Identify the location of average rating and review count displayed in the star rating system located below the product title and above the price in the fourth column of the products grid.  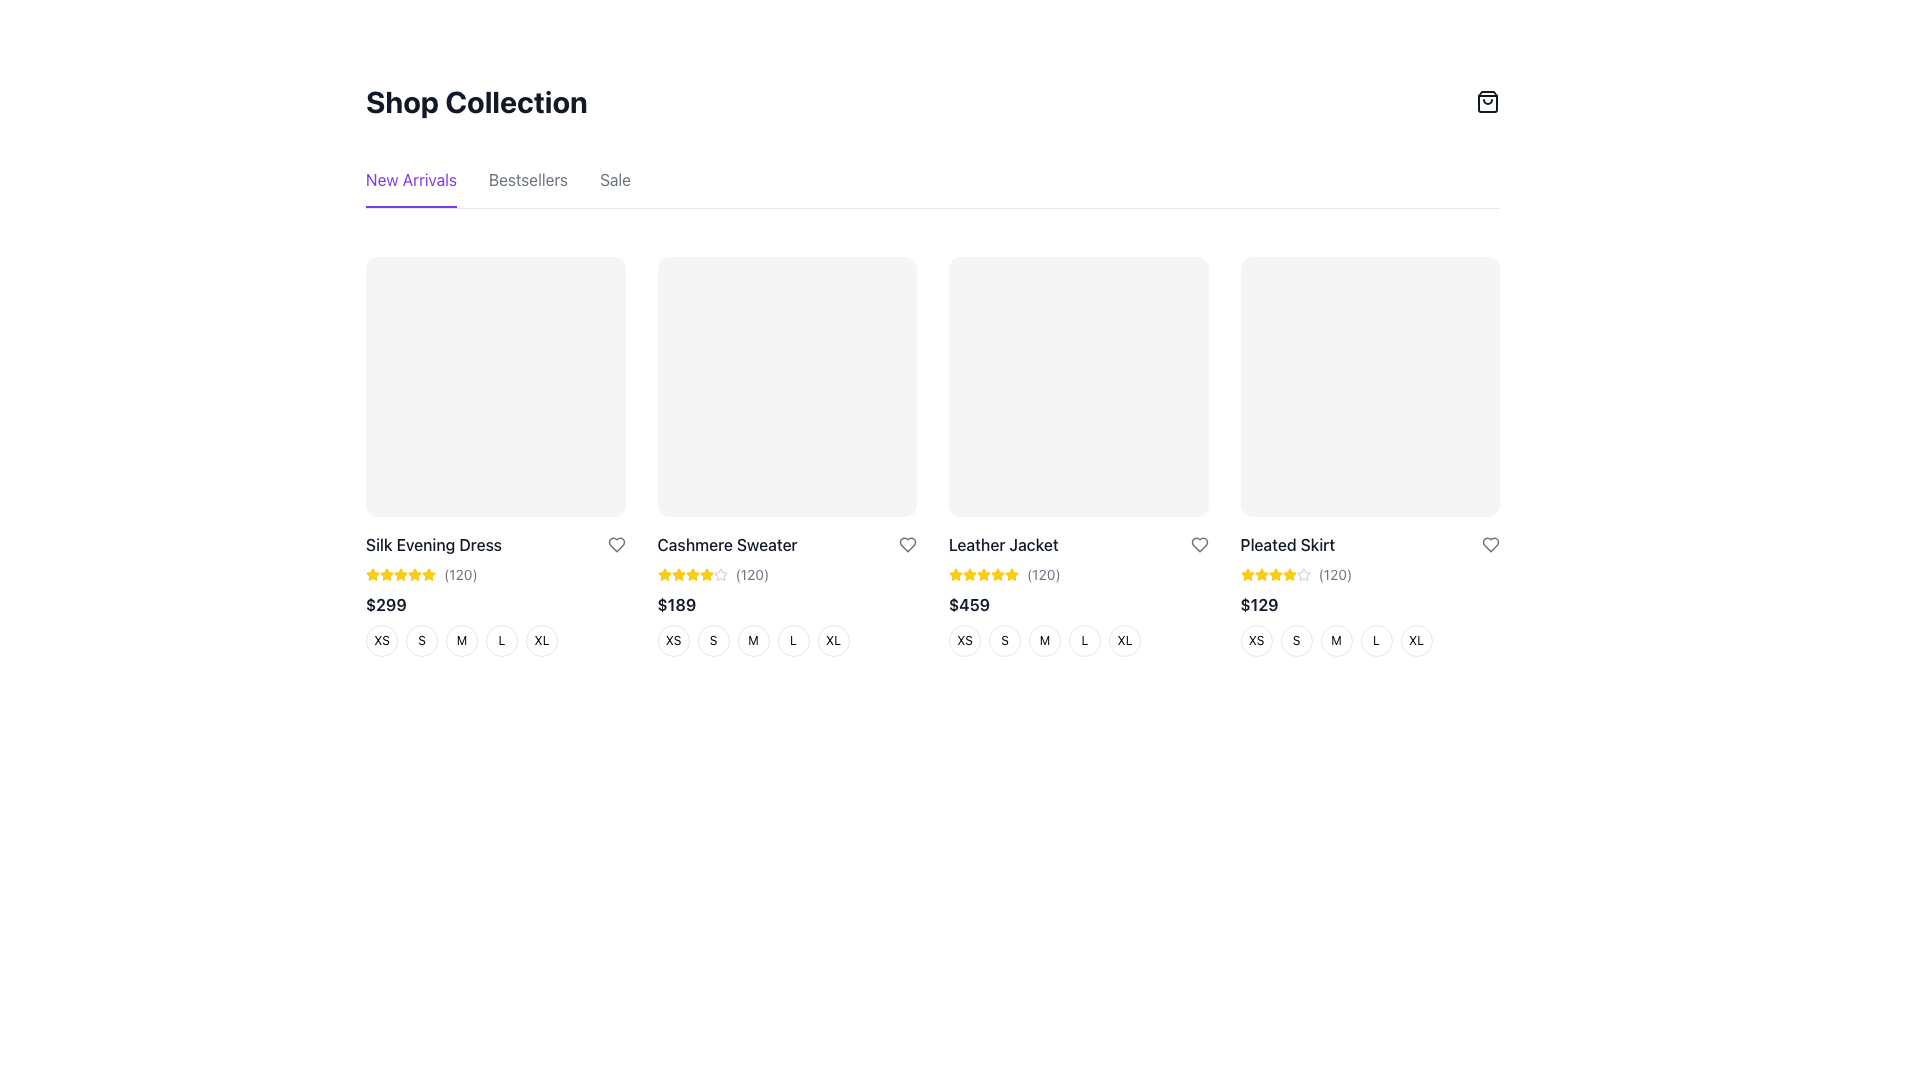
(1369, 574).